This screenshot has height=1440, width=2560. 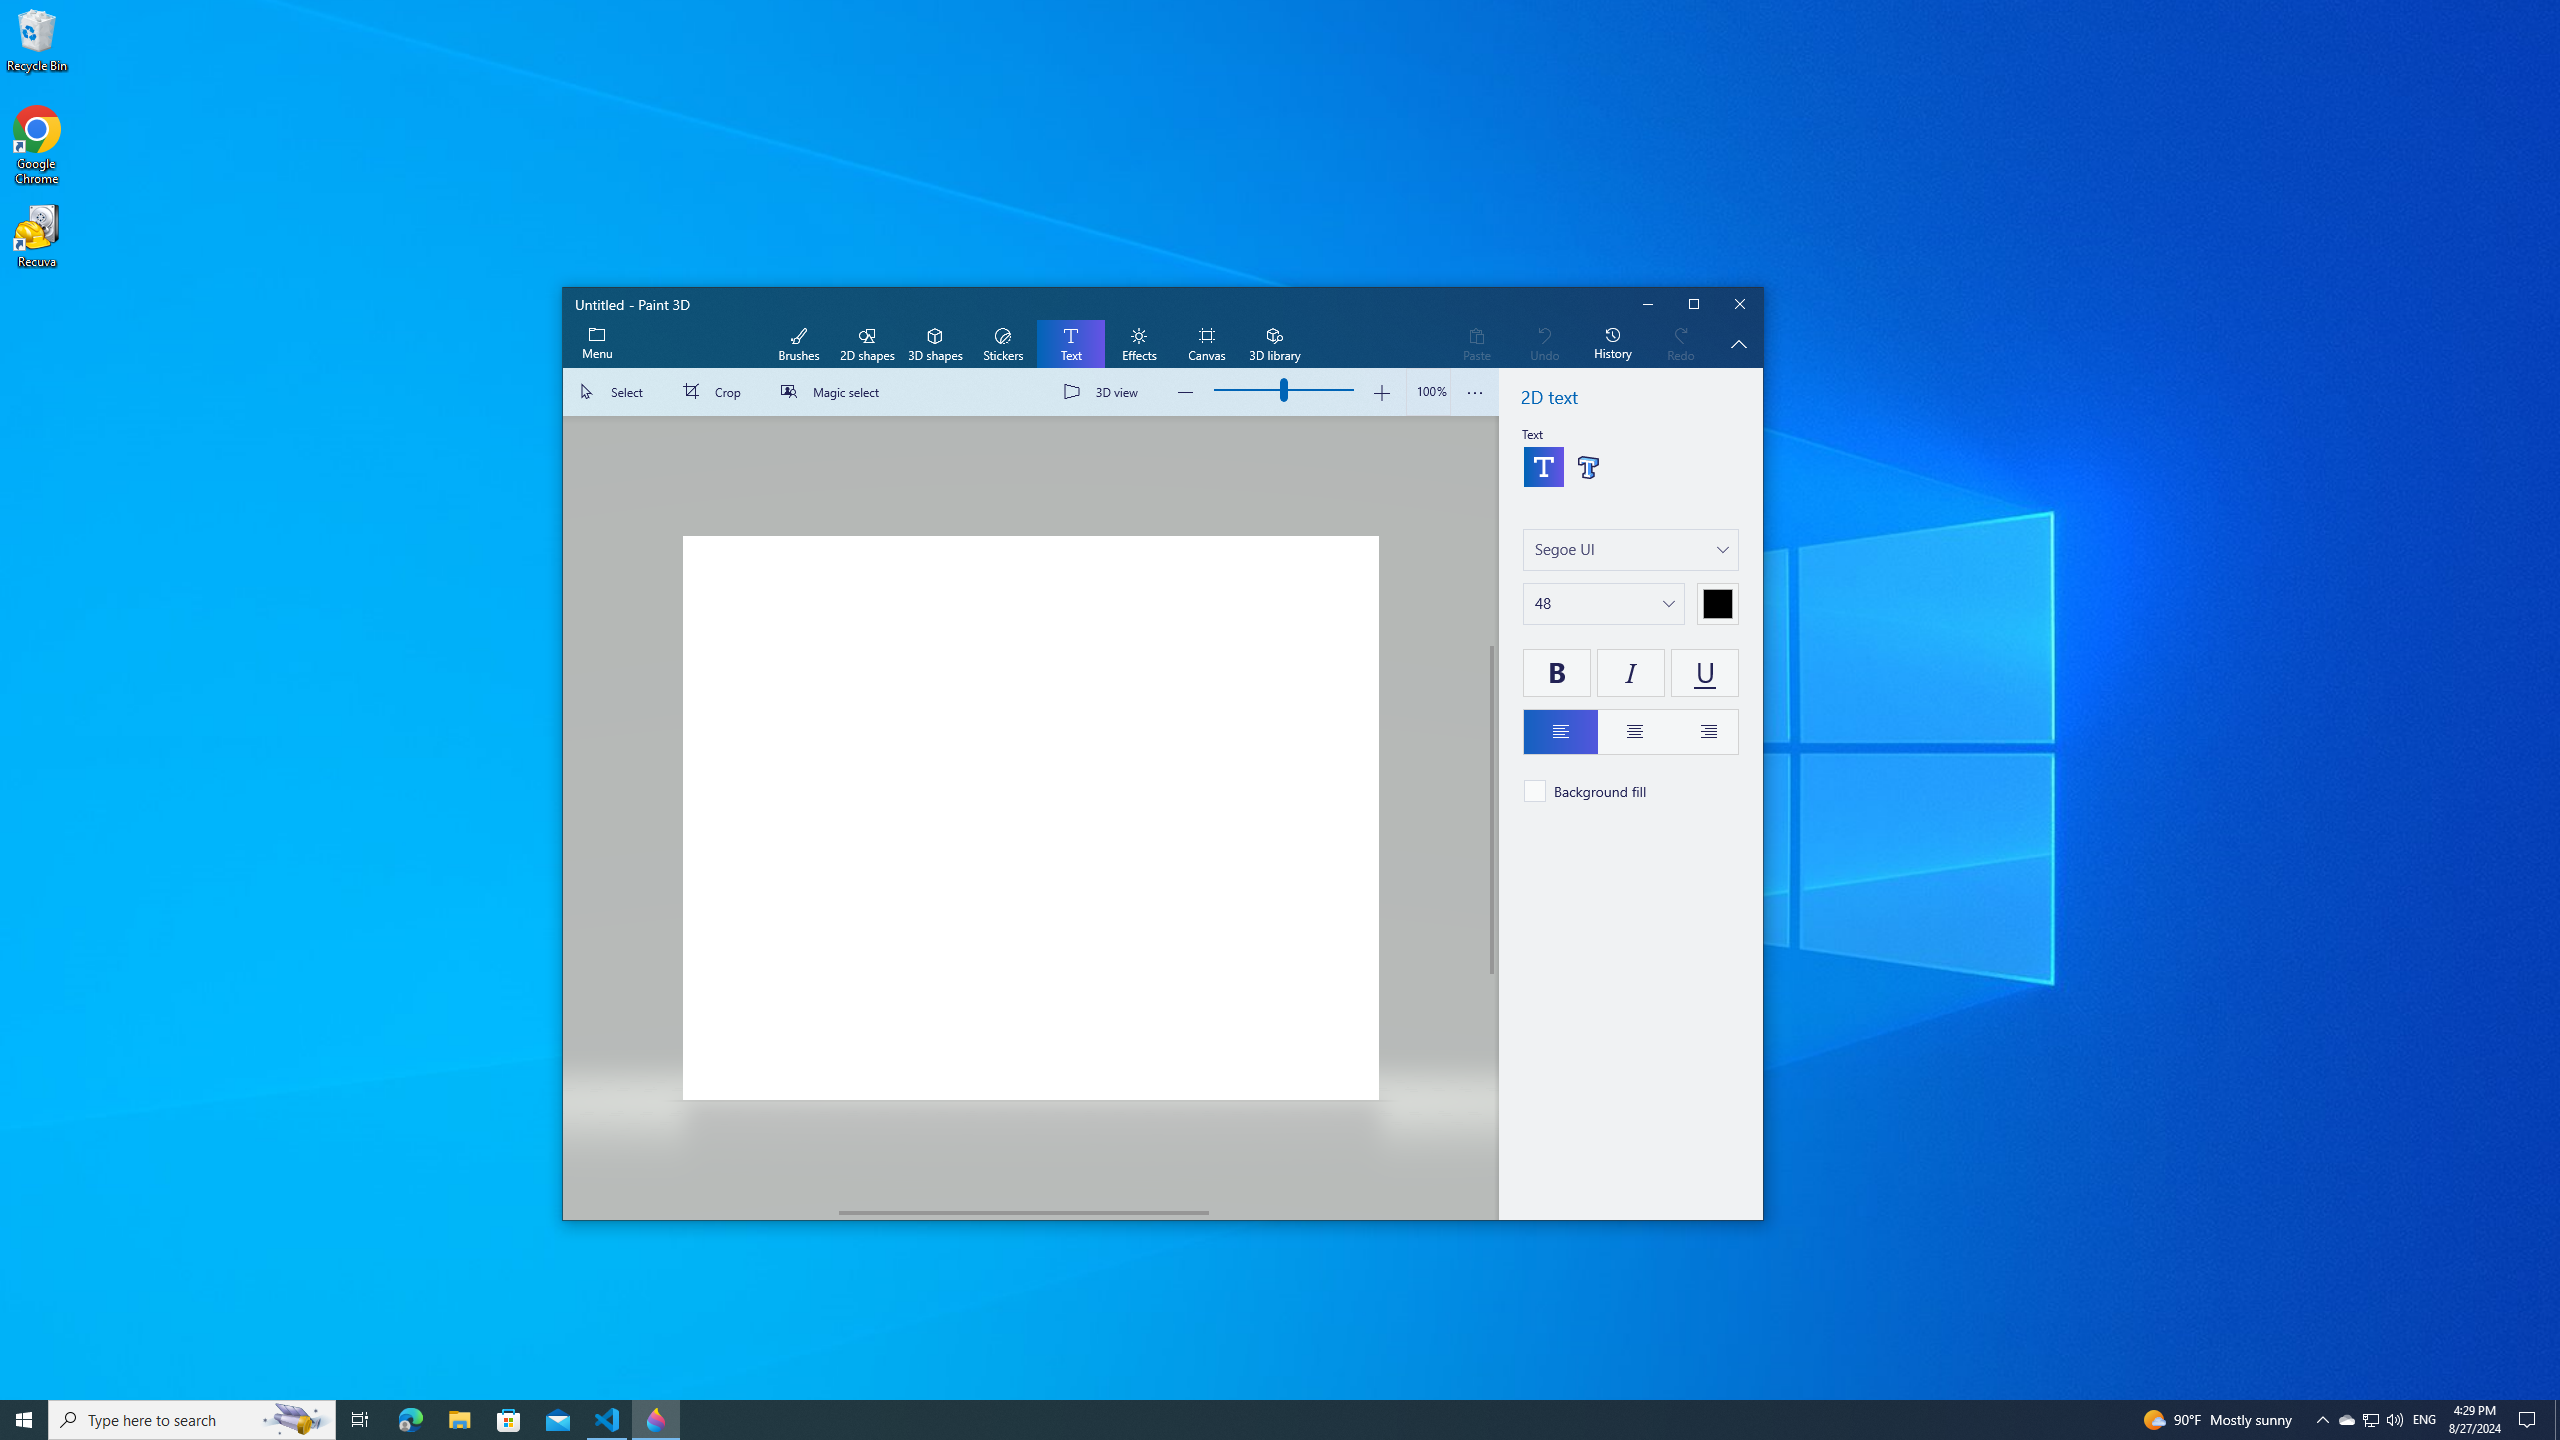 I want to click on 'Hide description', so click(x=1738, y=344).